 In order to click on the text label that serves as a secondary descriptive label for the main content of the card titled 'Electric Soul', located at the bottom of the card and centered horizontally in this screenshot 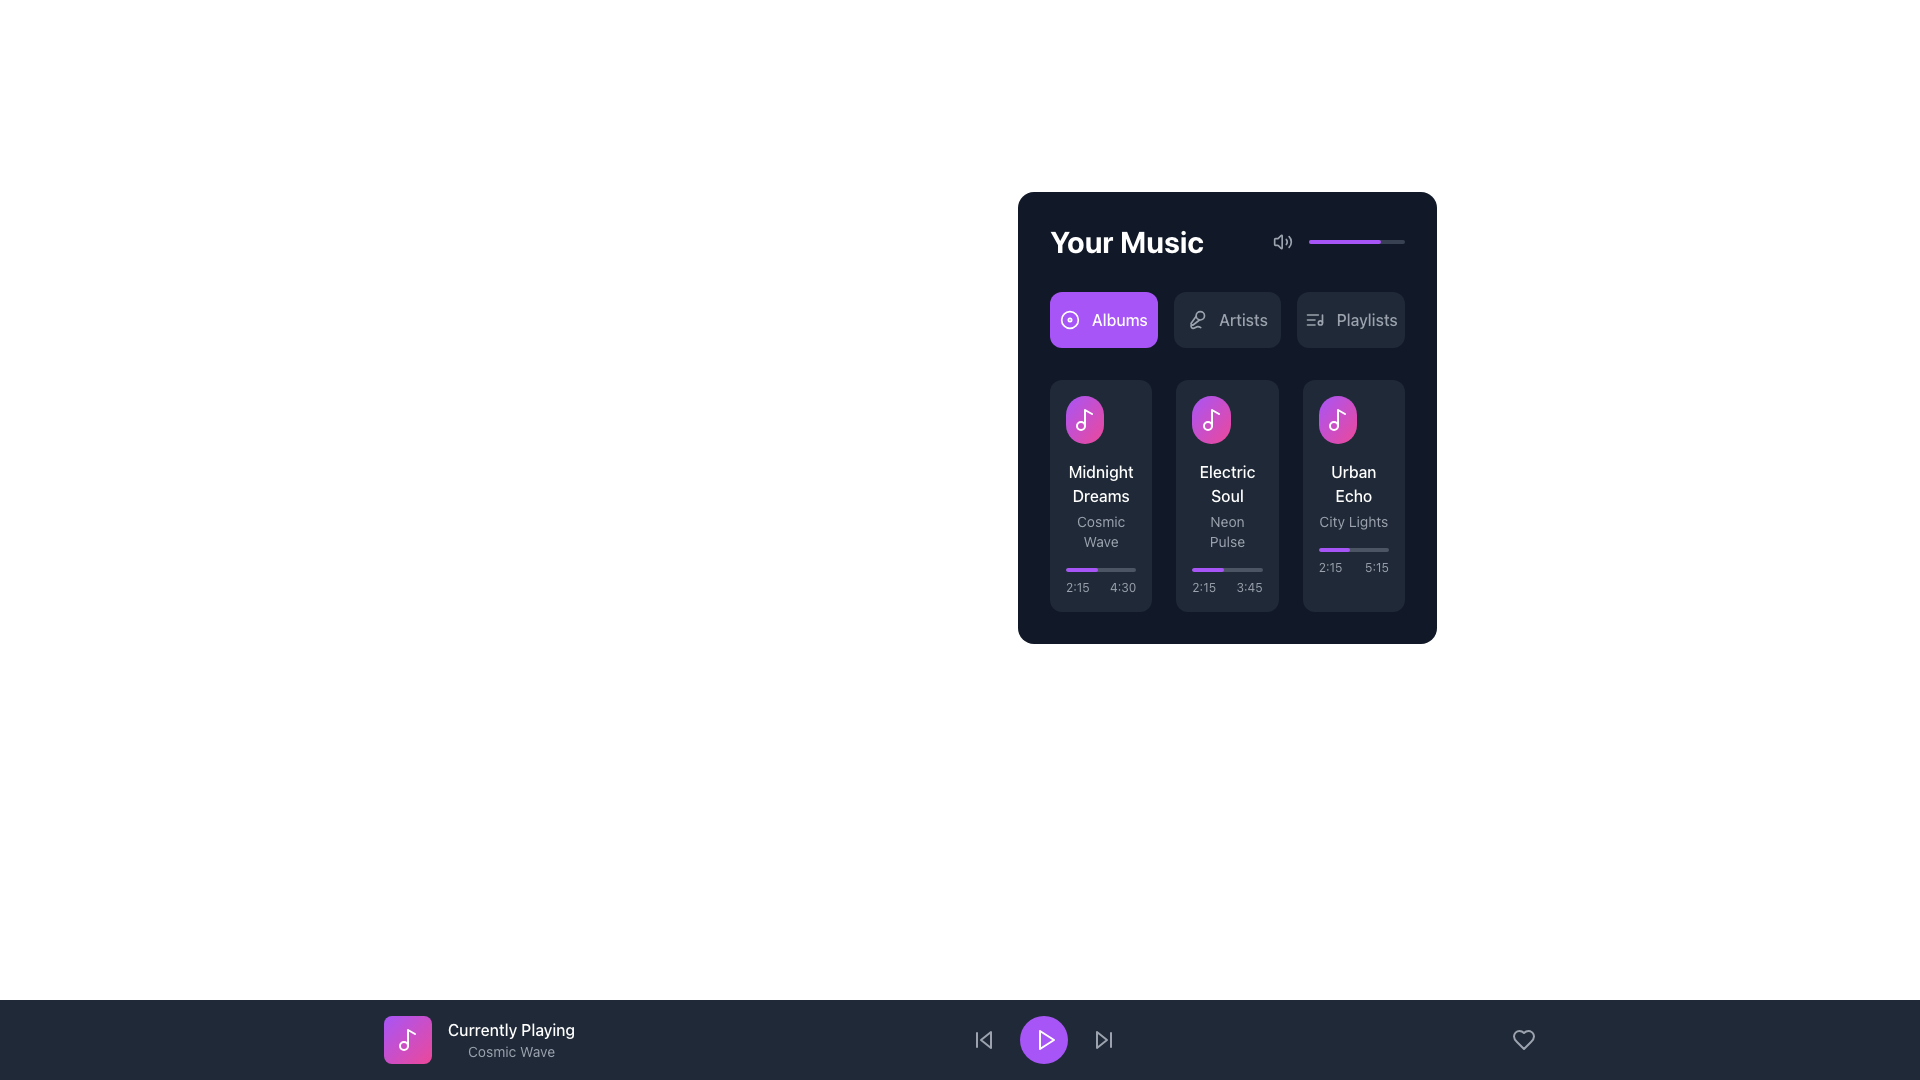, I will do `click(1226, 531)`.